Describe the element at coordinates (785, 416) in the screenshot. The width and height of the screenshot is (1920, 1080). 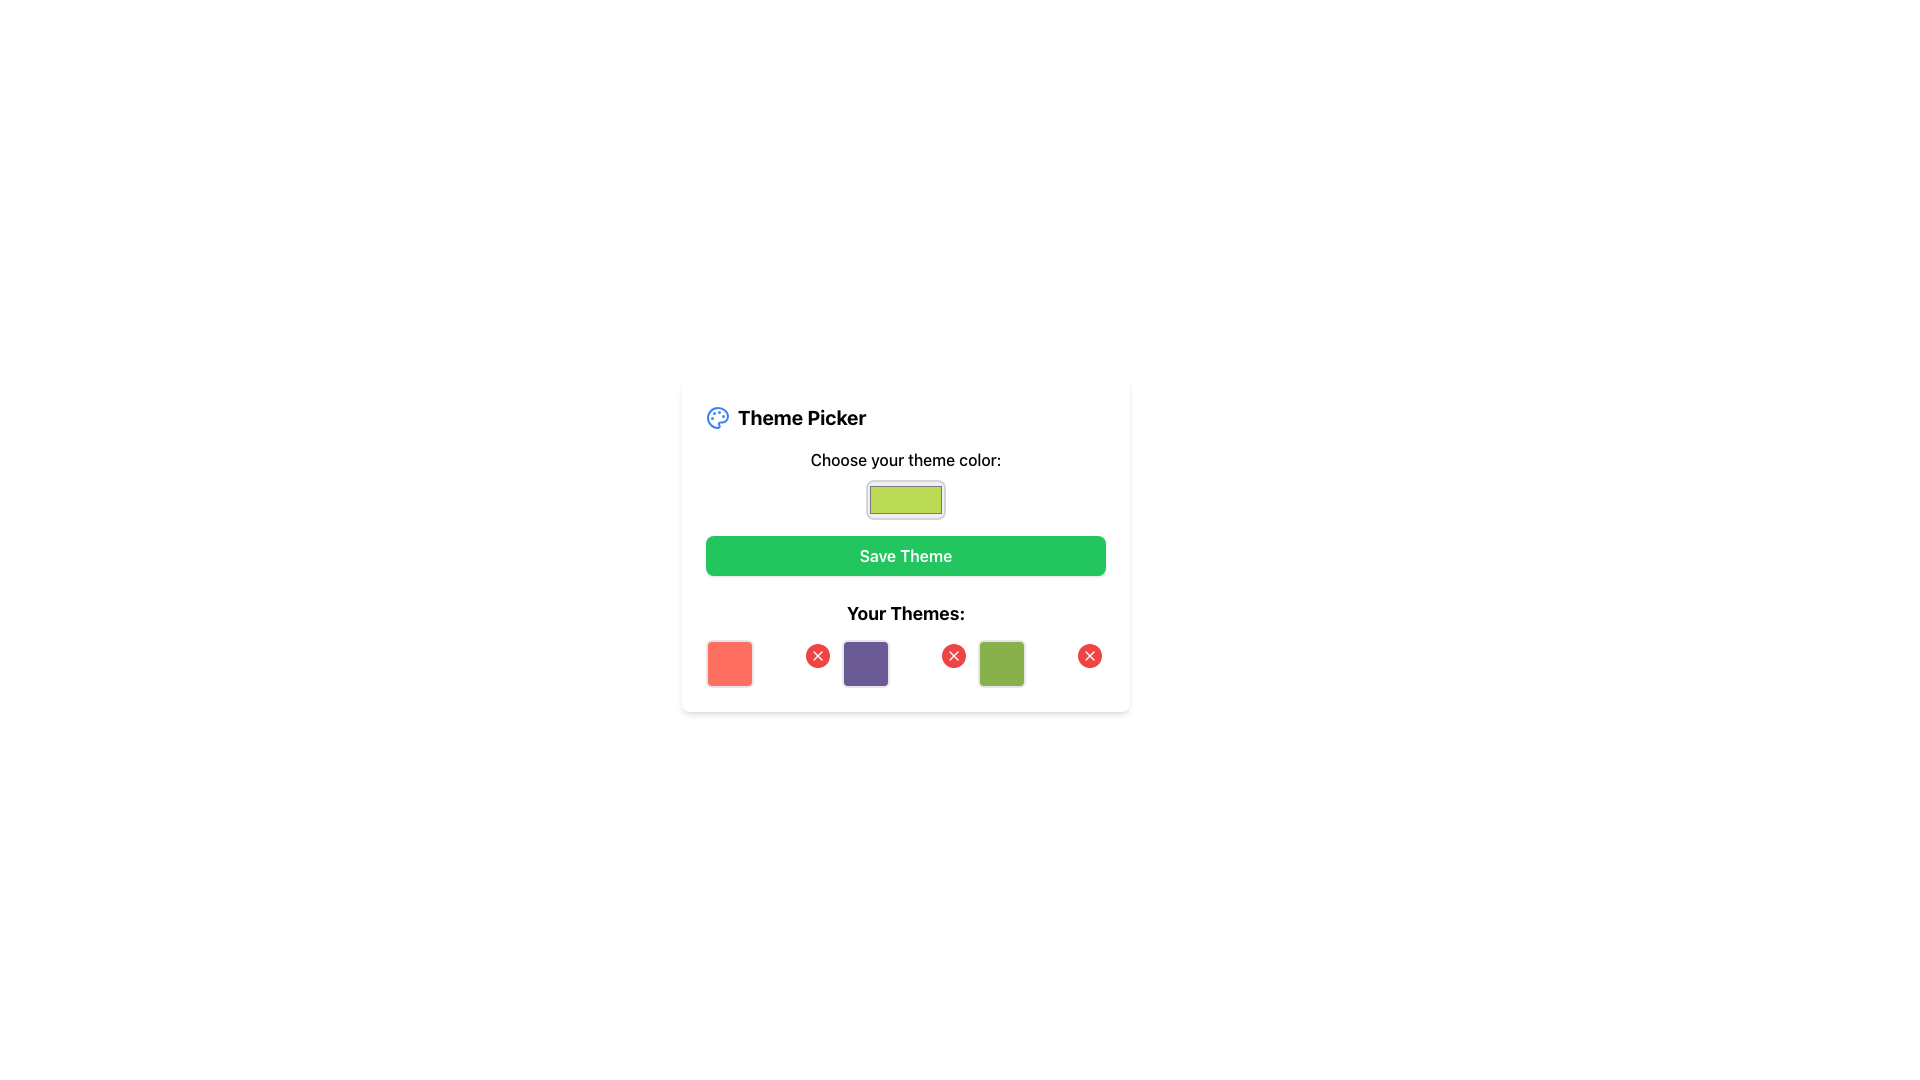
I see `the 'Theme Picker' label with a blue palette icon, located at the top of the card-like component, adjacent to the 'Choose your theme color' subtitle` at that location.